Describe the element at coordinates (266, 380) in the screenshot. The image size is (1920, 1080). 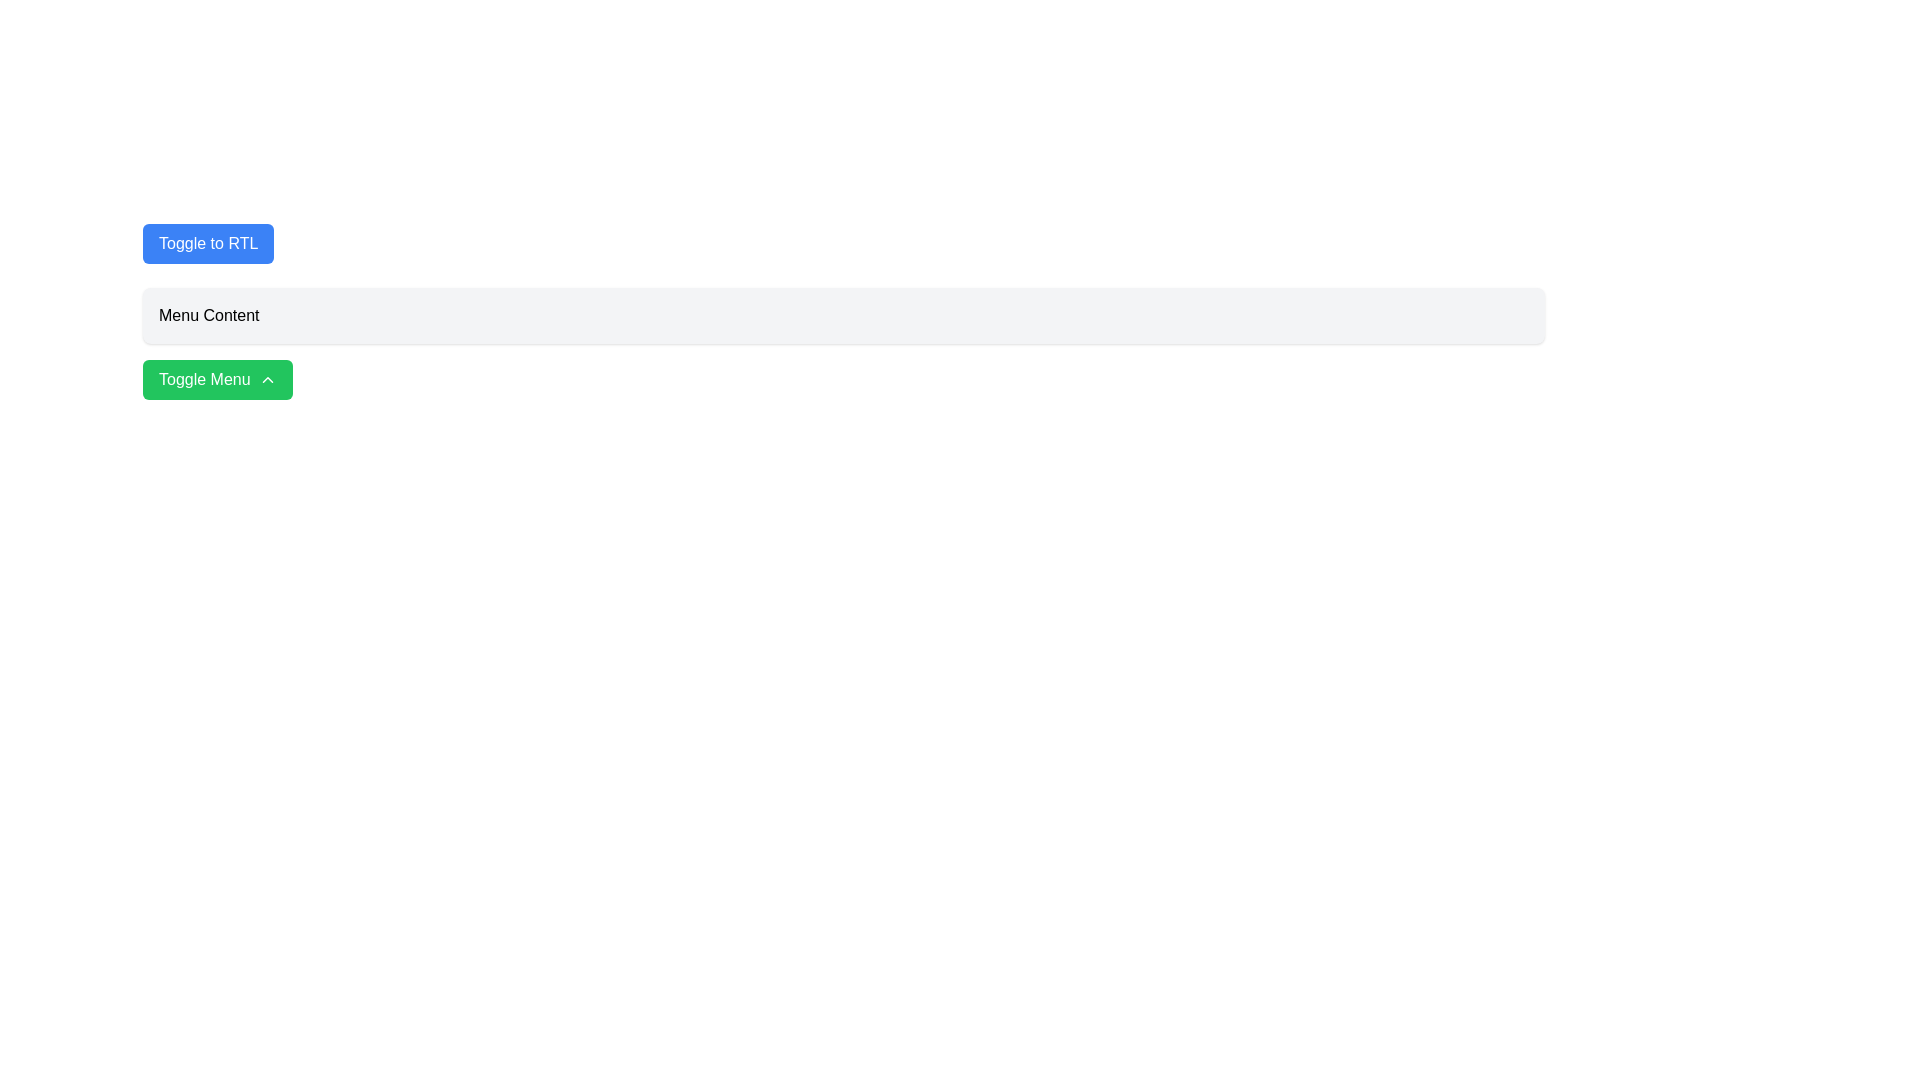
I see `the upward-pointing chevron icon located within the green button labeled 'Toggle Menu'` at that location.